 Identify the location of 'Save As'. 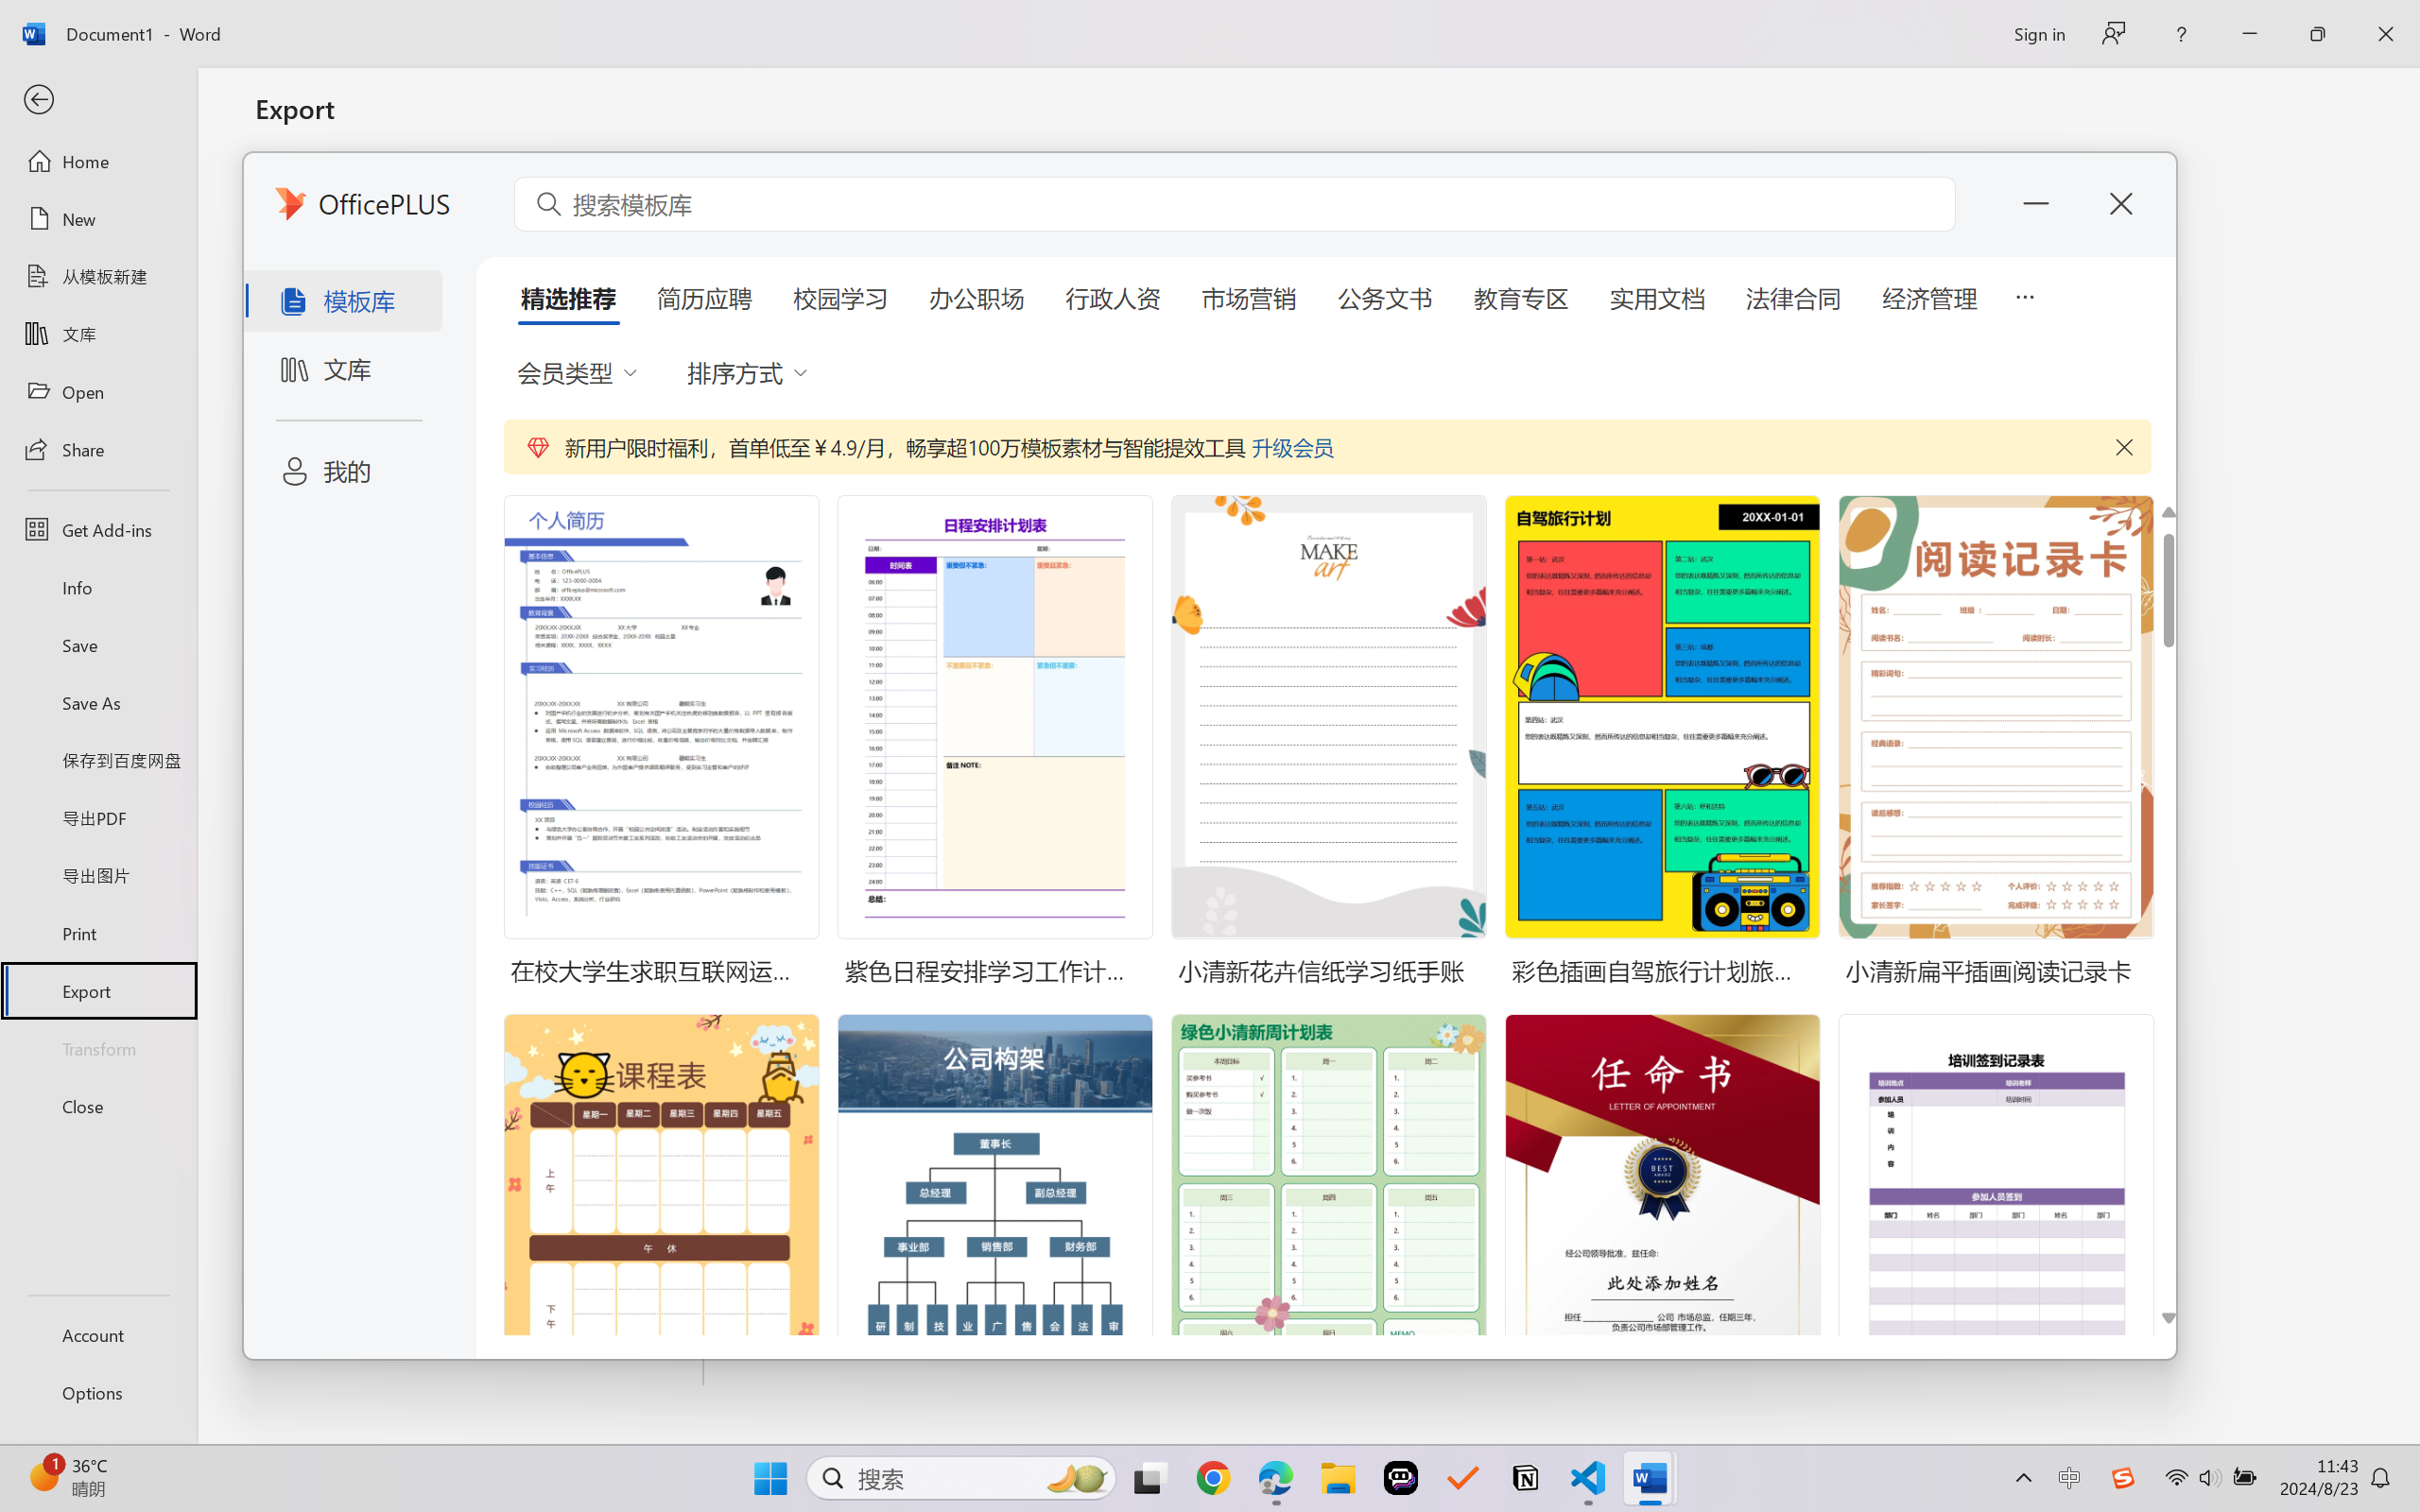
(97, 702).